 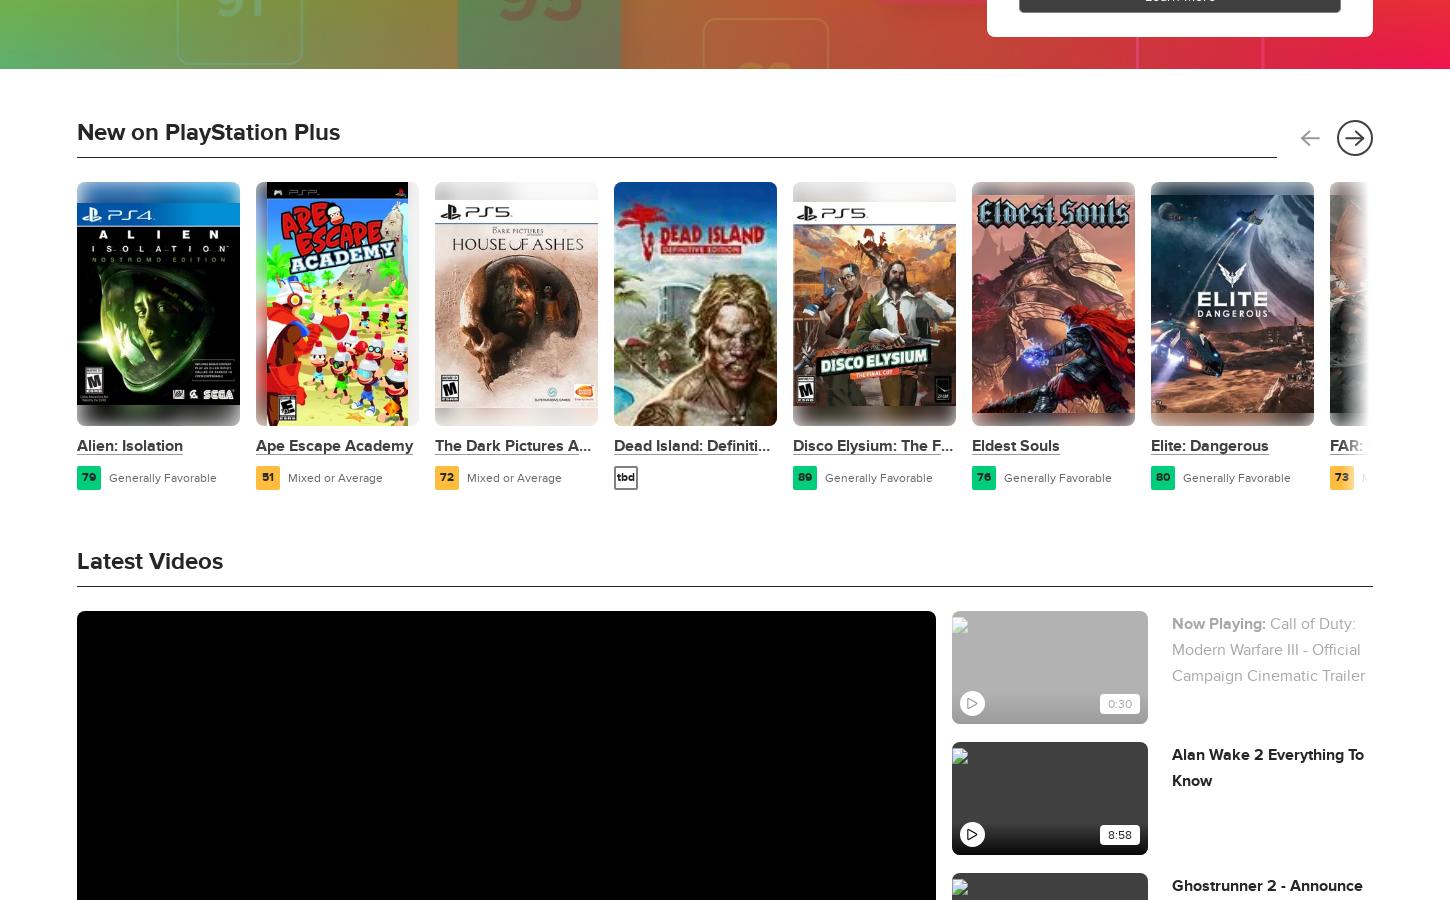 I want to click on '8:58', so click(x=1117, y=834).